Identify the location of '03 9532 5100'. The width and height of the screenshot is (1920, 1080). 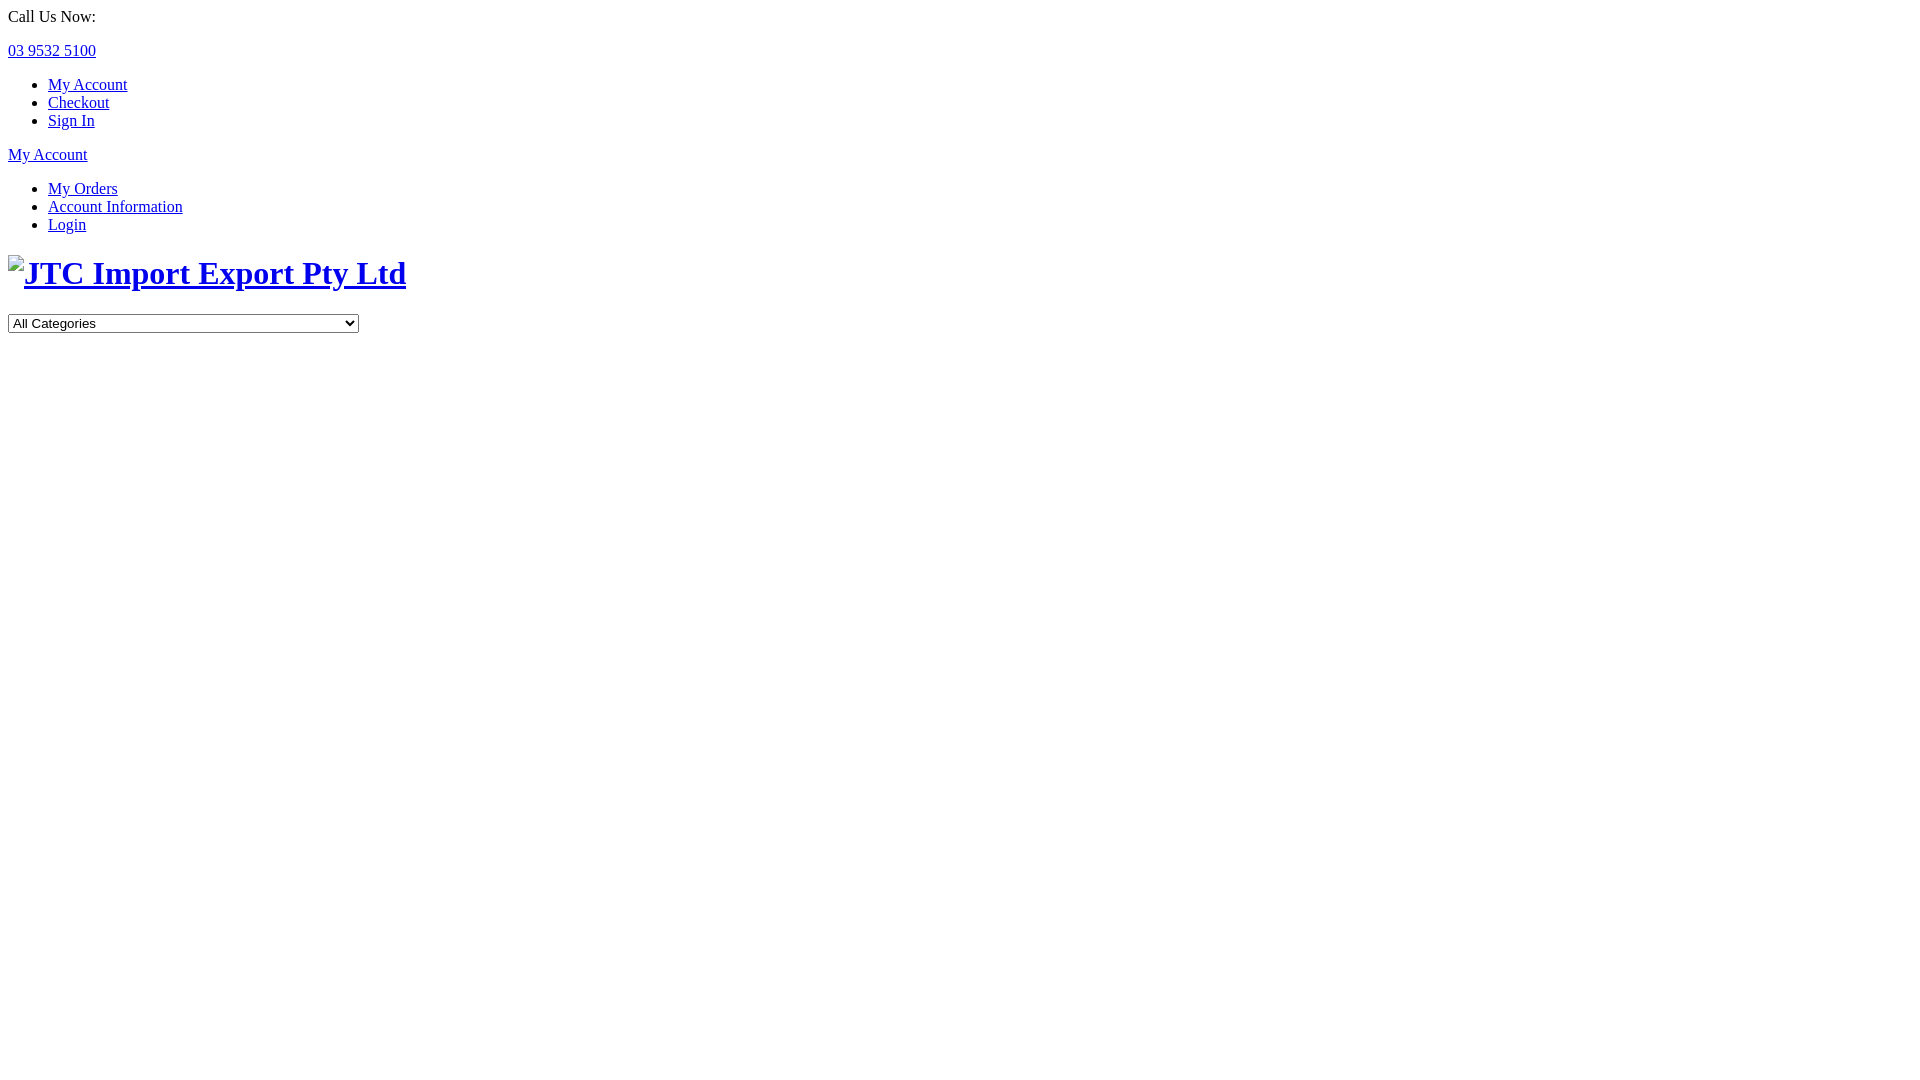
(8, 49).